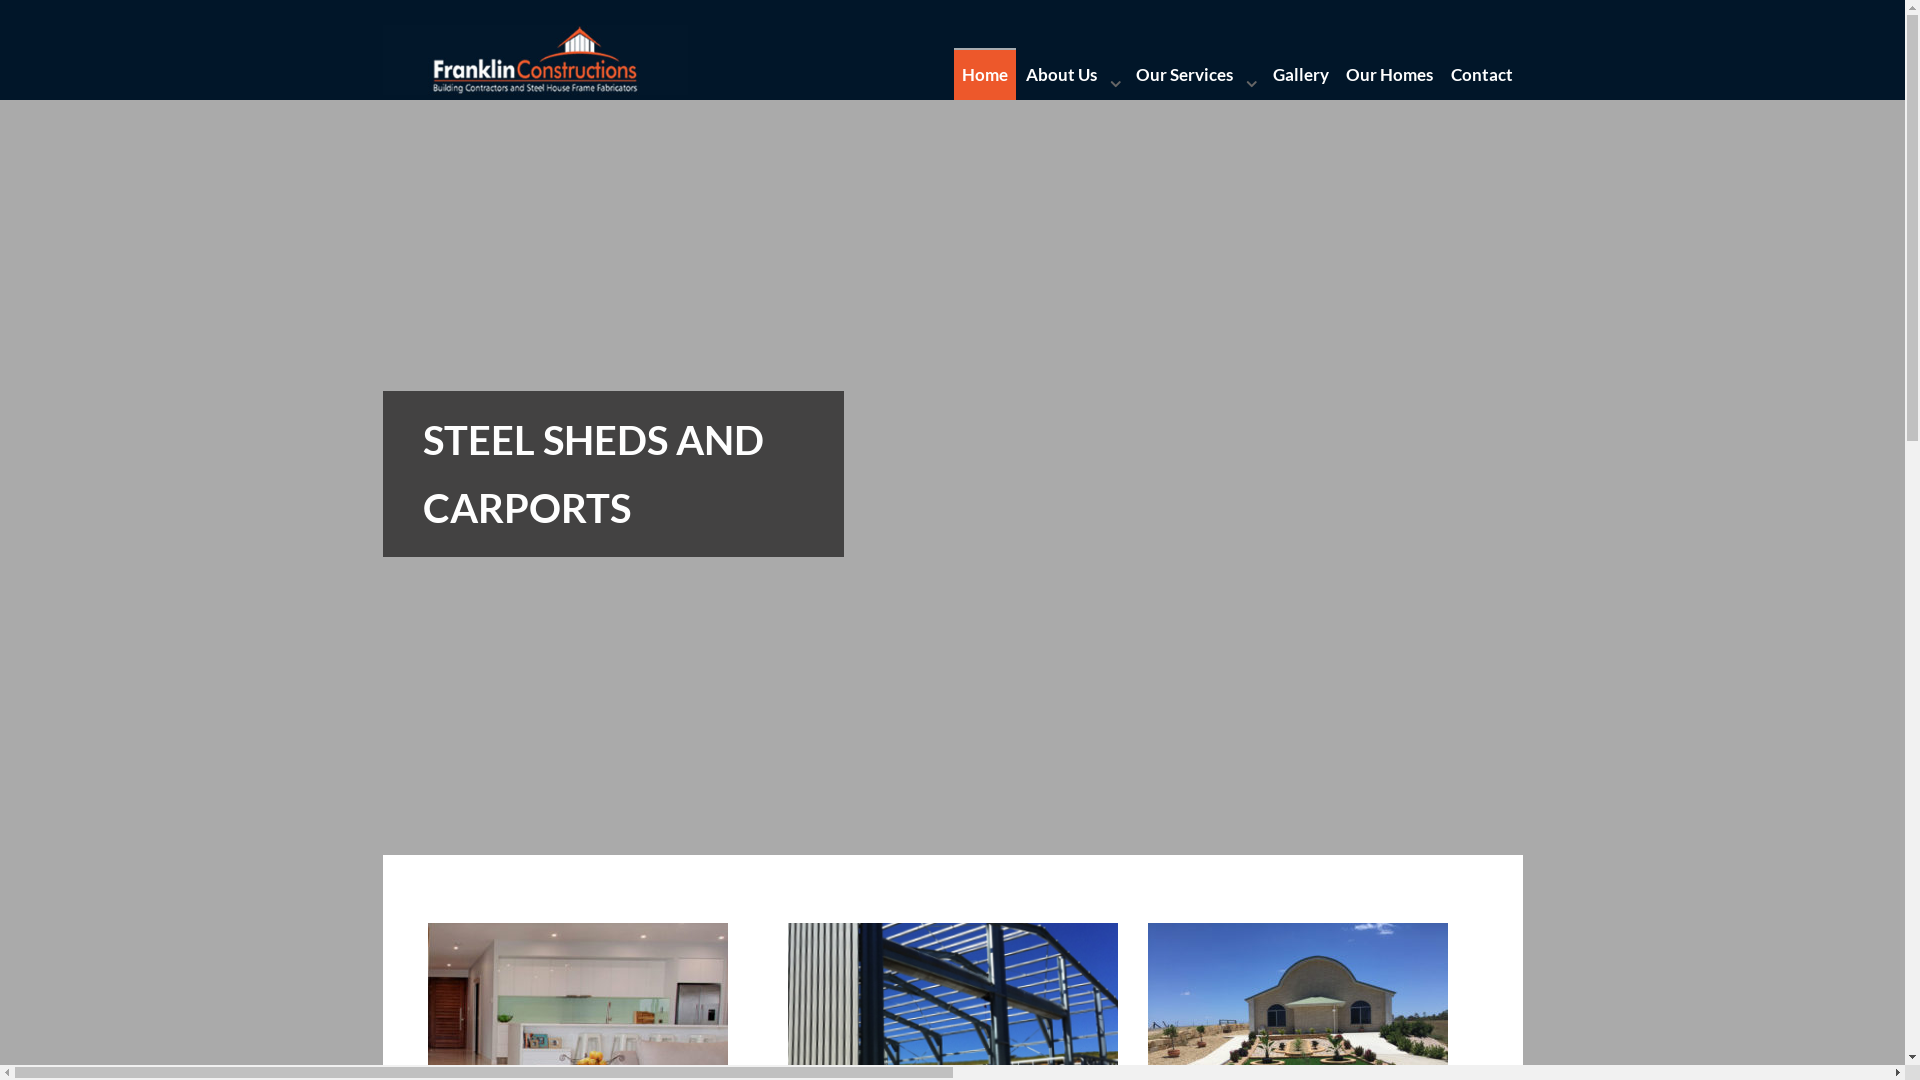  Describe the element at coordinates (985, 73) in the screenshot. I see `'Home'` at that location.